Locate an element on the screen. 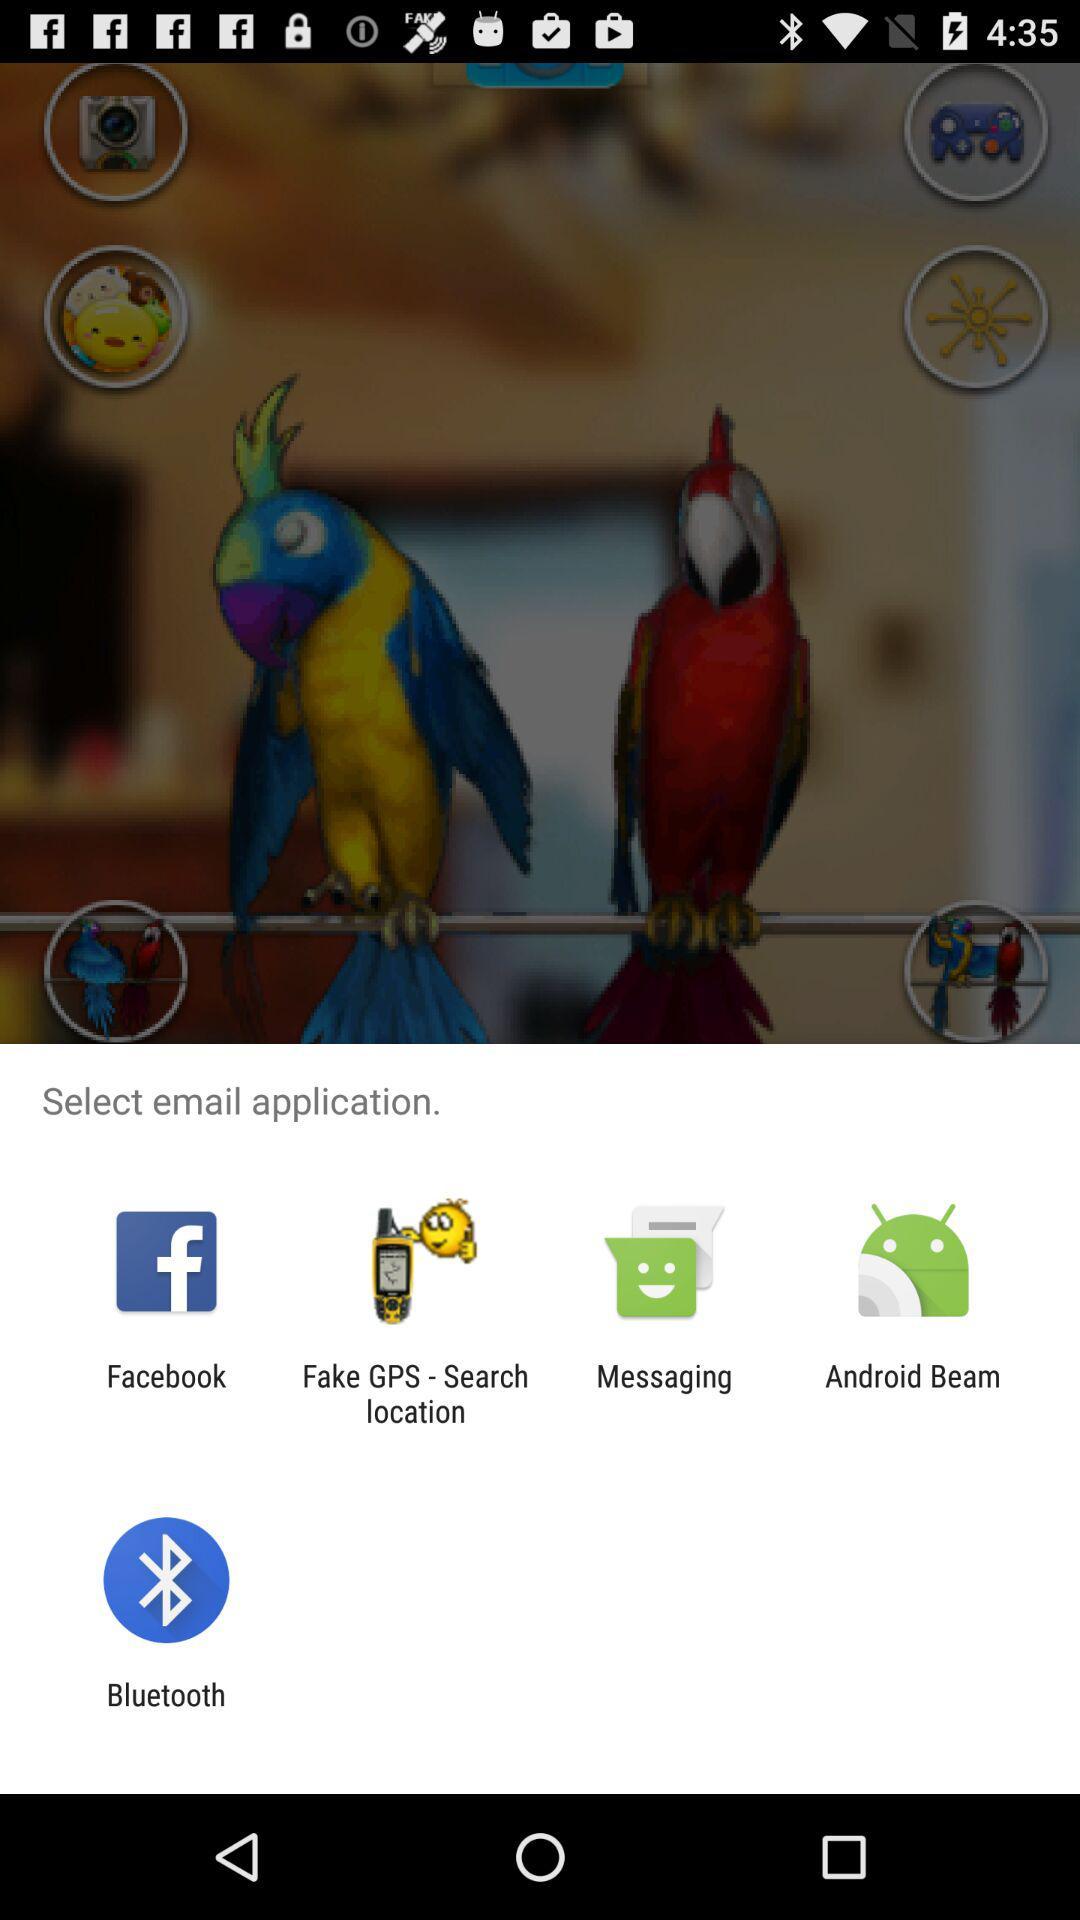 The image size is (1080, 1920). app next to messaging item is located at coordinates (913, 1392).